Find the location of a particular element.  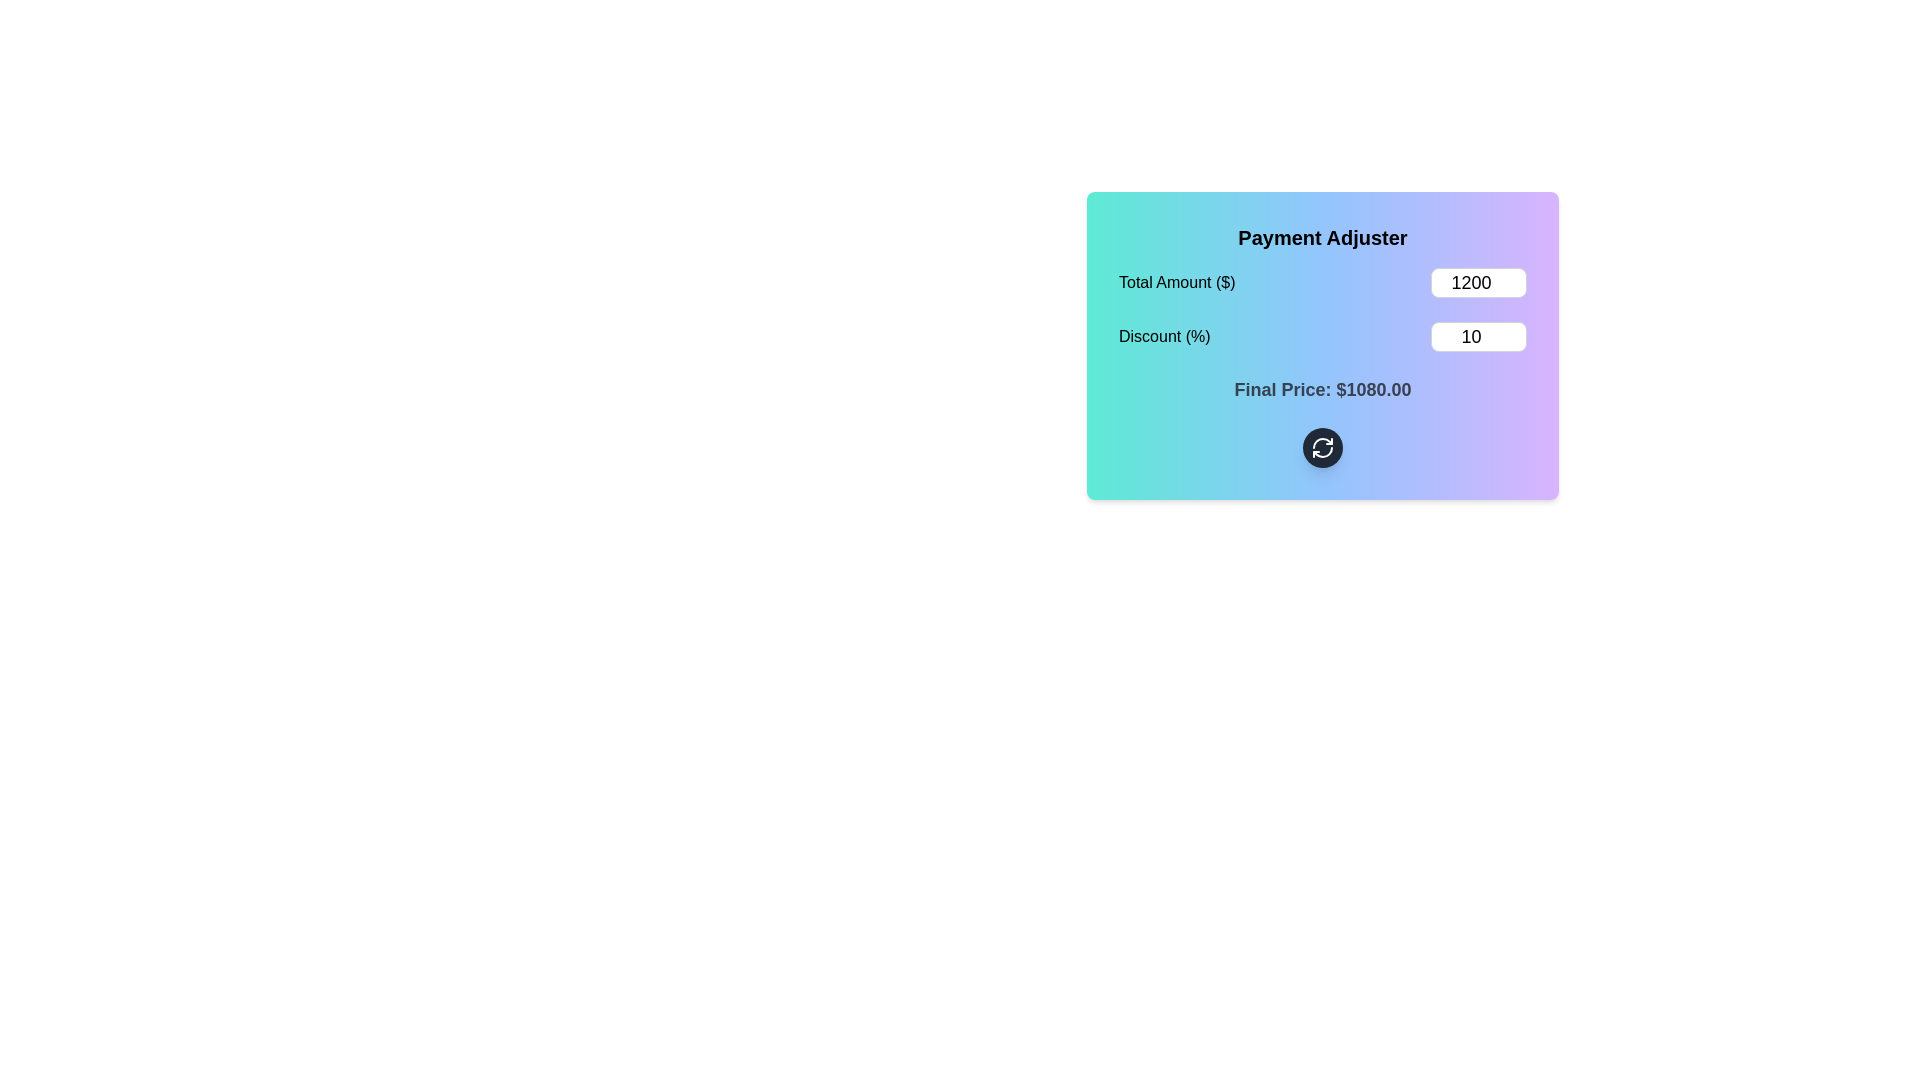

the circular refresh button with a dark background and white refresh icon located at the bottom center of the 'Payment Adjuster' interface card is located at coordinates (1323, 446).